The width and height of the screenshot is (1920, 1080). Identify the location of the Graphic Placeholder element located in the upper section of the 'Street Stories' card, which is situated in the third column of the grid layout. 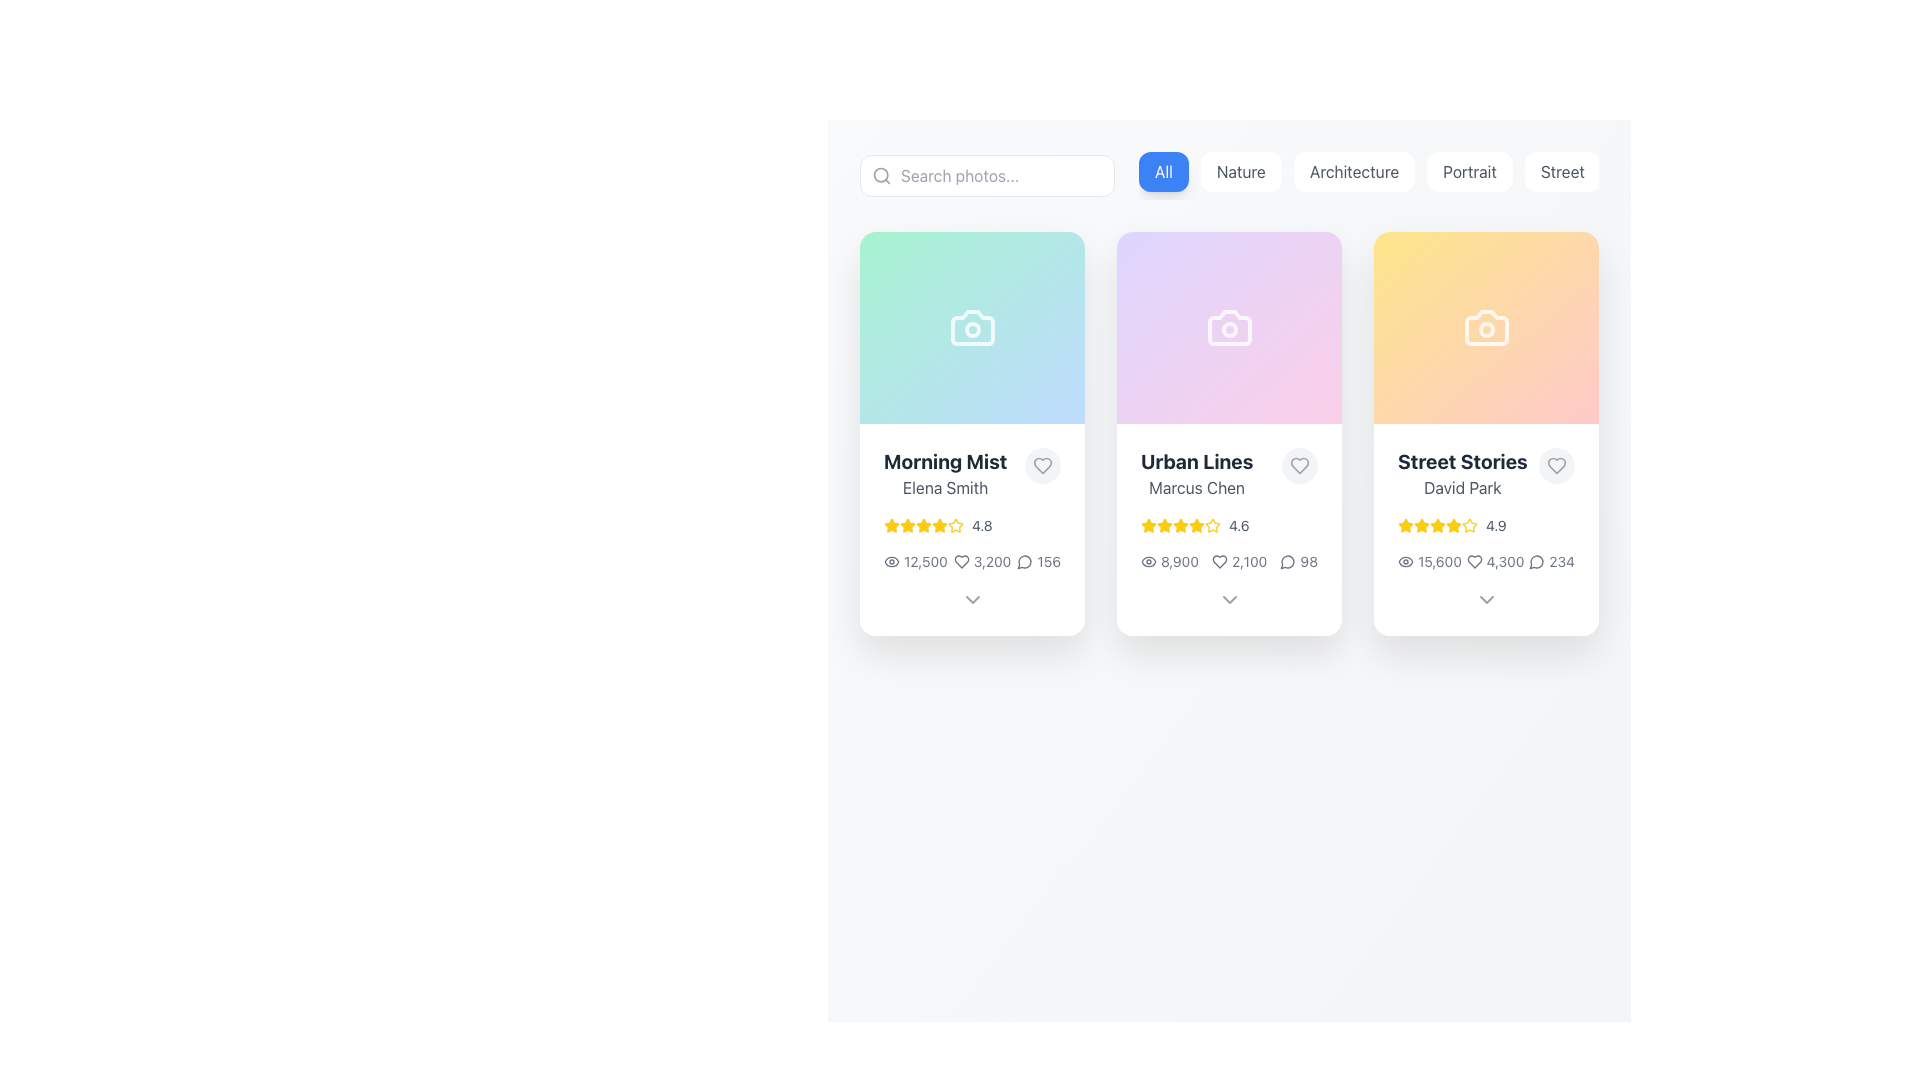
(1486, 326).